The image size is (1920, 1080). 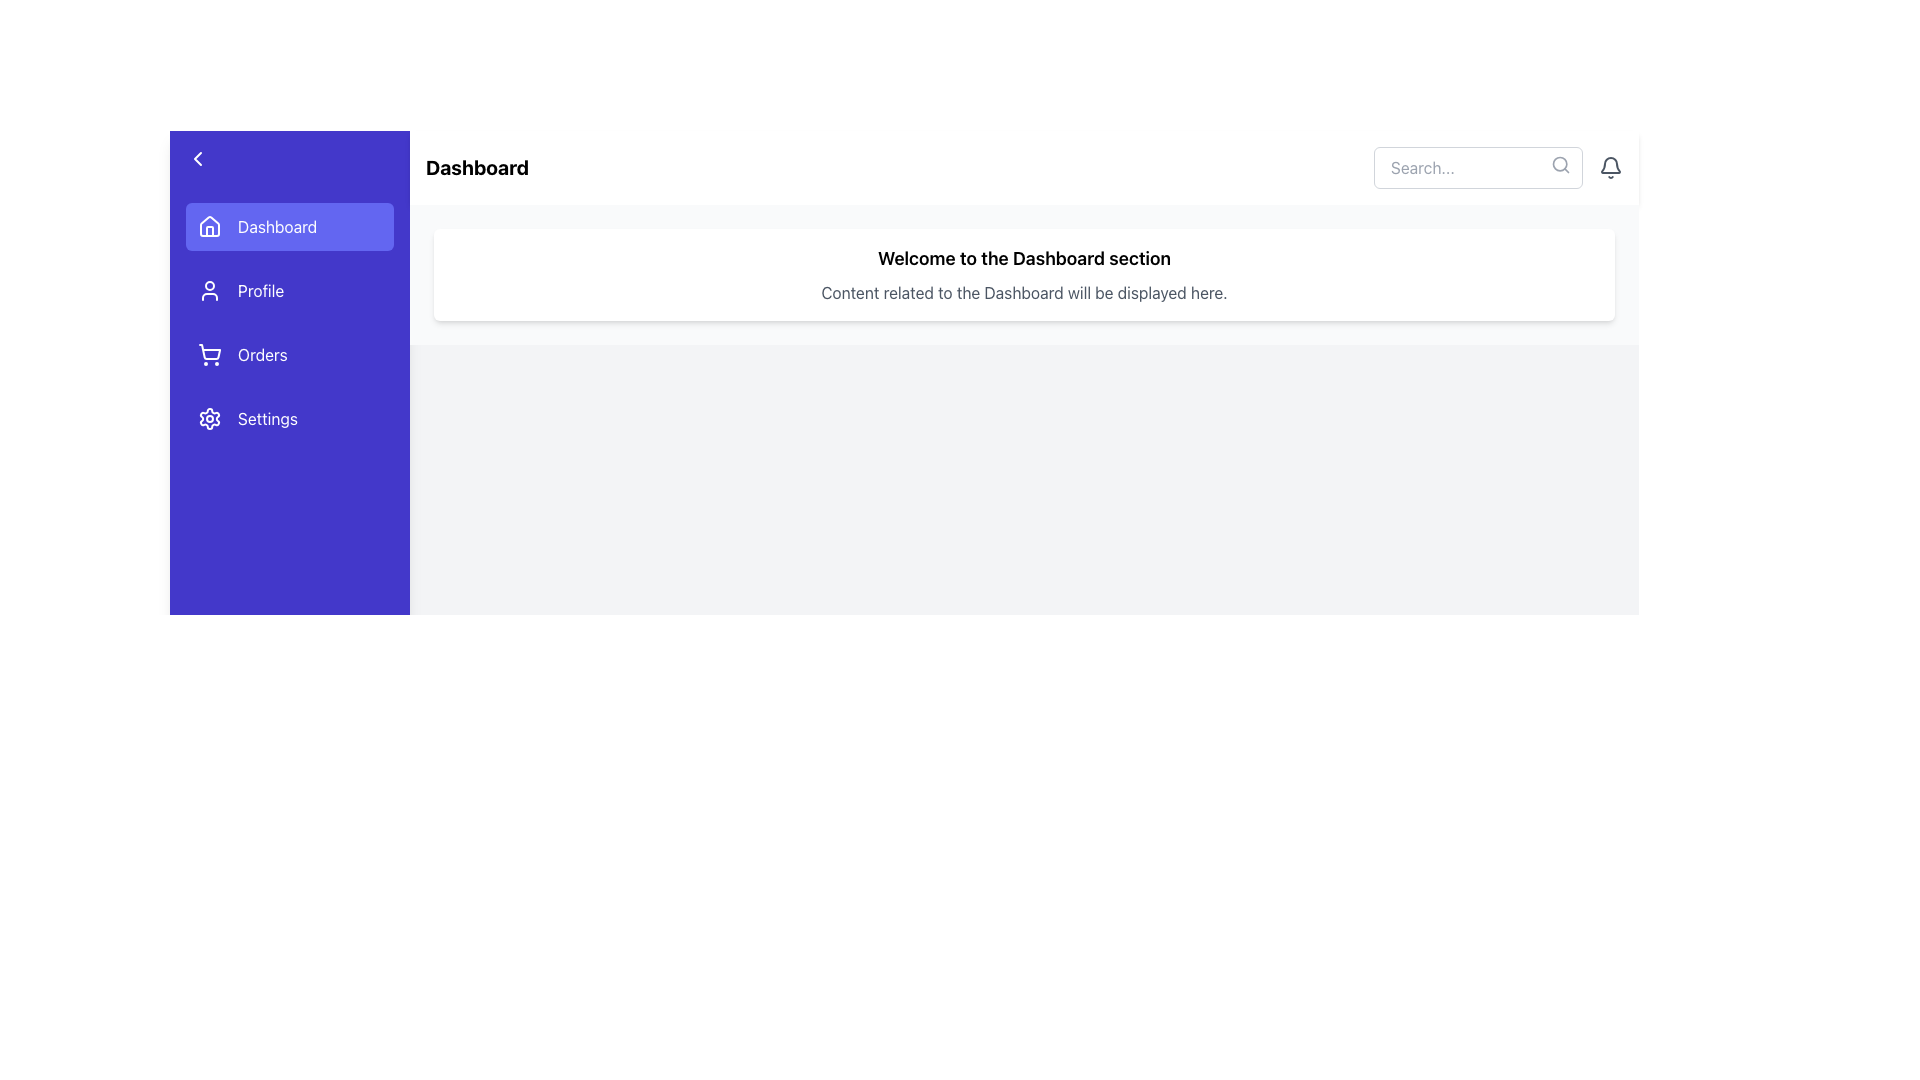 I want to click on the Static Text element that provides descriptive content about the Dashboard section, located below the heading 'Welcome to the Dashboard section', so click(x=1024, y=293).